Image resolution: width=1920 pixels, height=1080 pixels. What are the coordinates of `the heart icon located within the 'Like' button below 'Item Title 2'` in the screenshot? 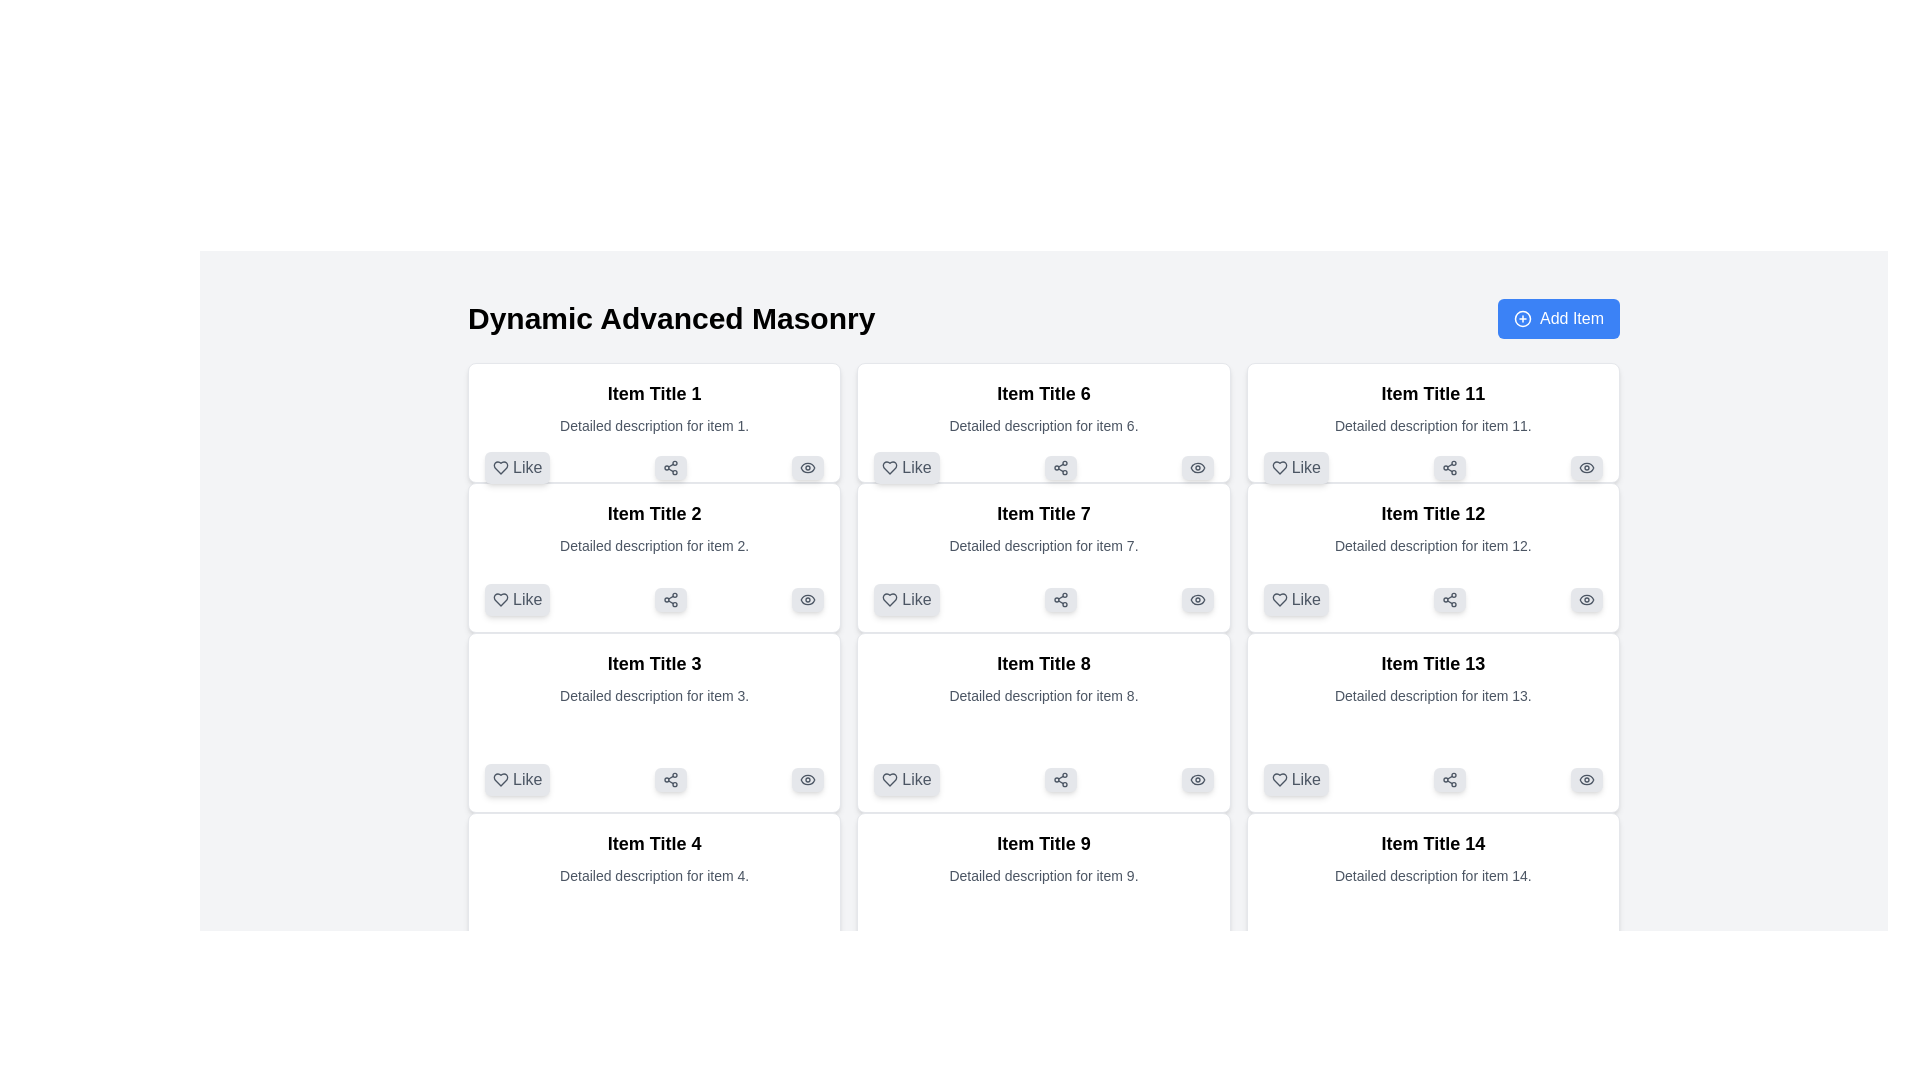 It's located at (500, 599).